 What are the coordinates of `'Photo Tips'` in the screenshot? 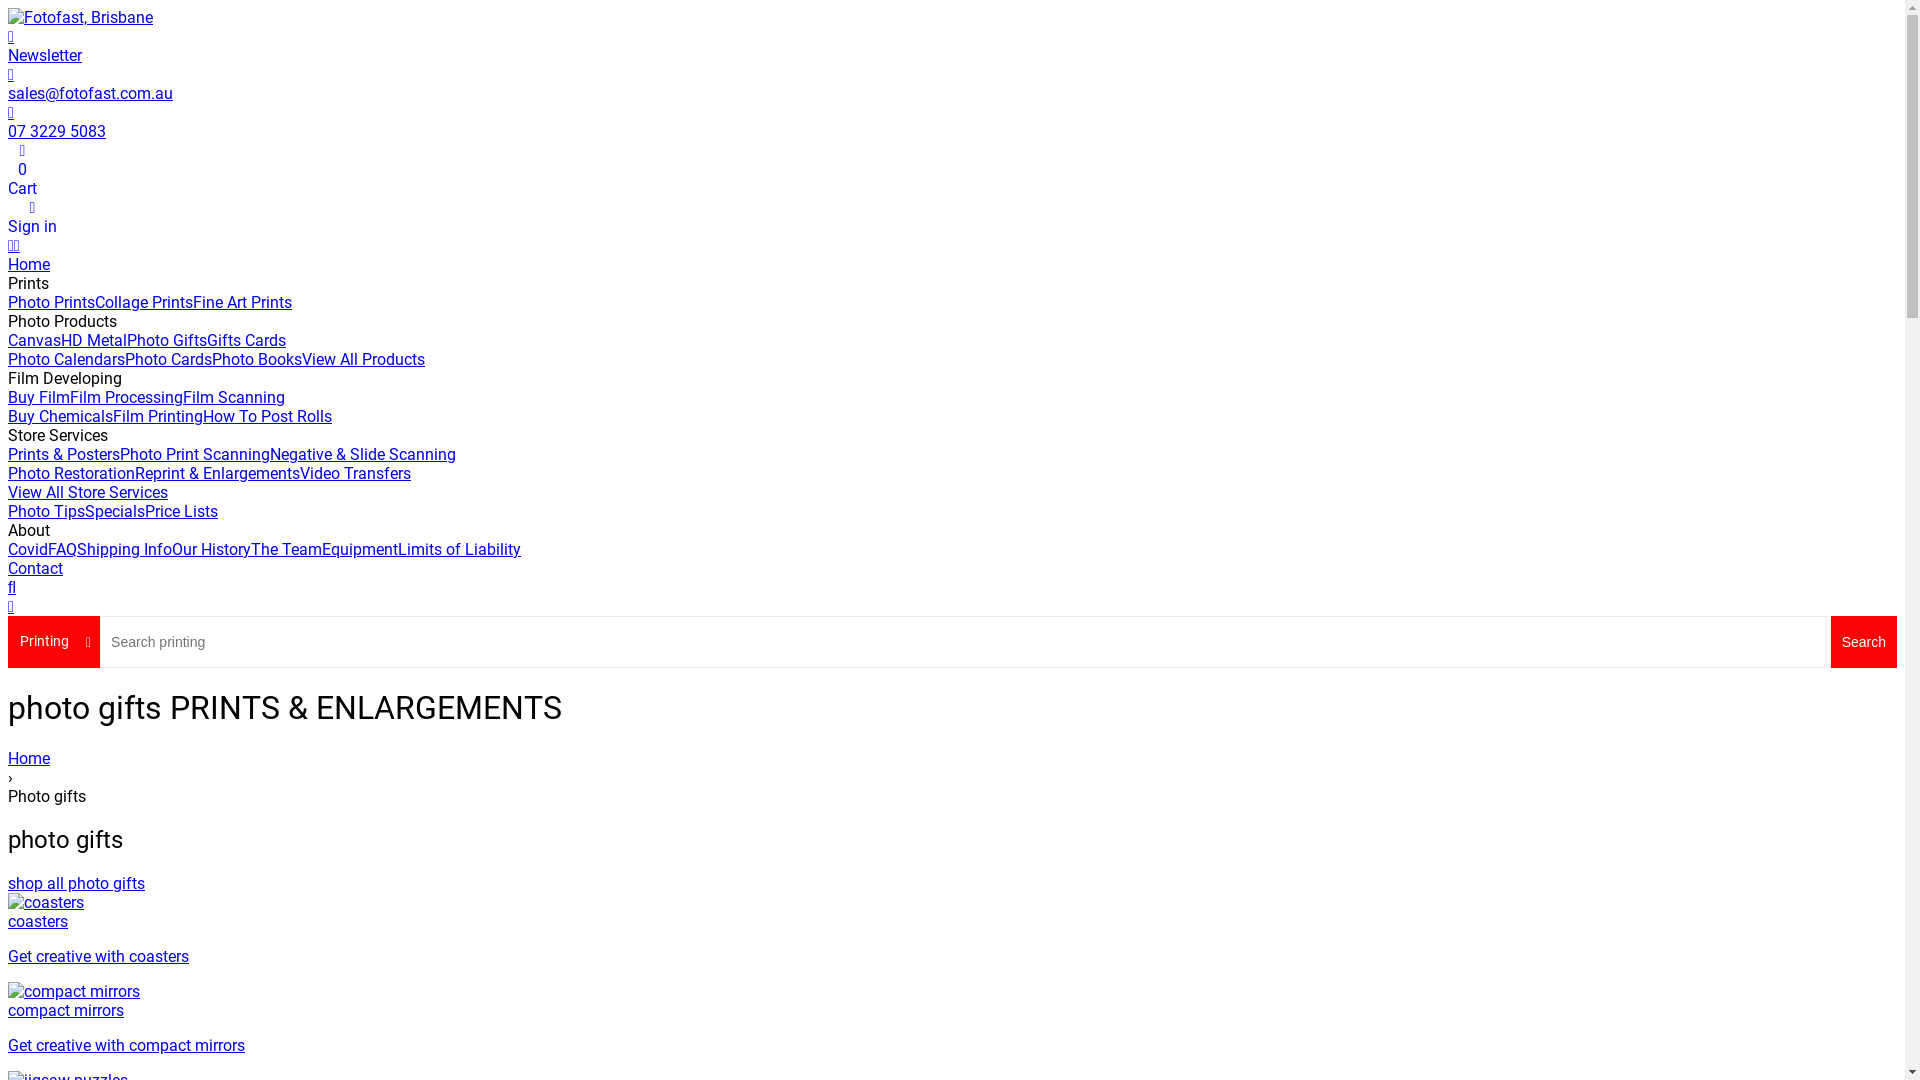 It's located at (46, 510).